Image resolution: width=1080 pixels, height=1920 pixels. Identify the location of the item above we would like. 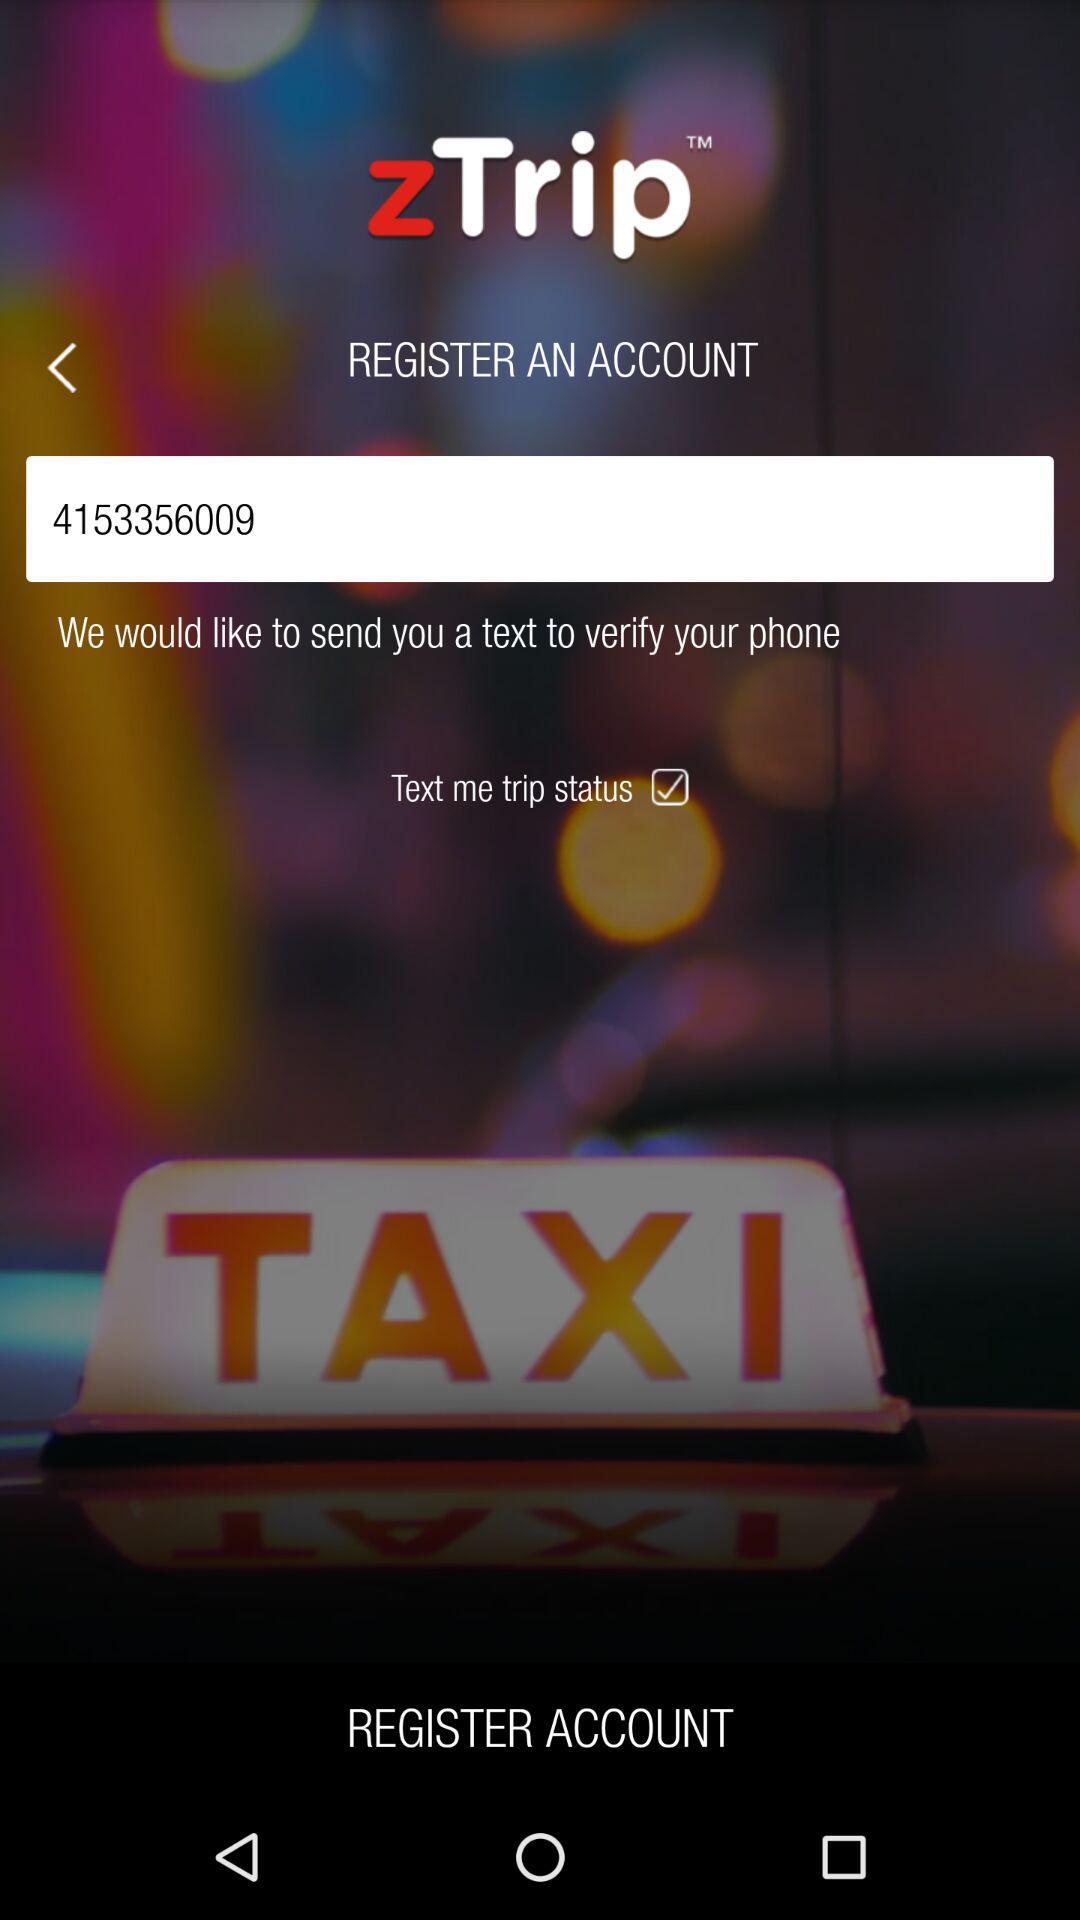
(540, 518).